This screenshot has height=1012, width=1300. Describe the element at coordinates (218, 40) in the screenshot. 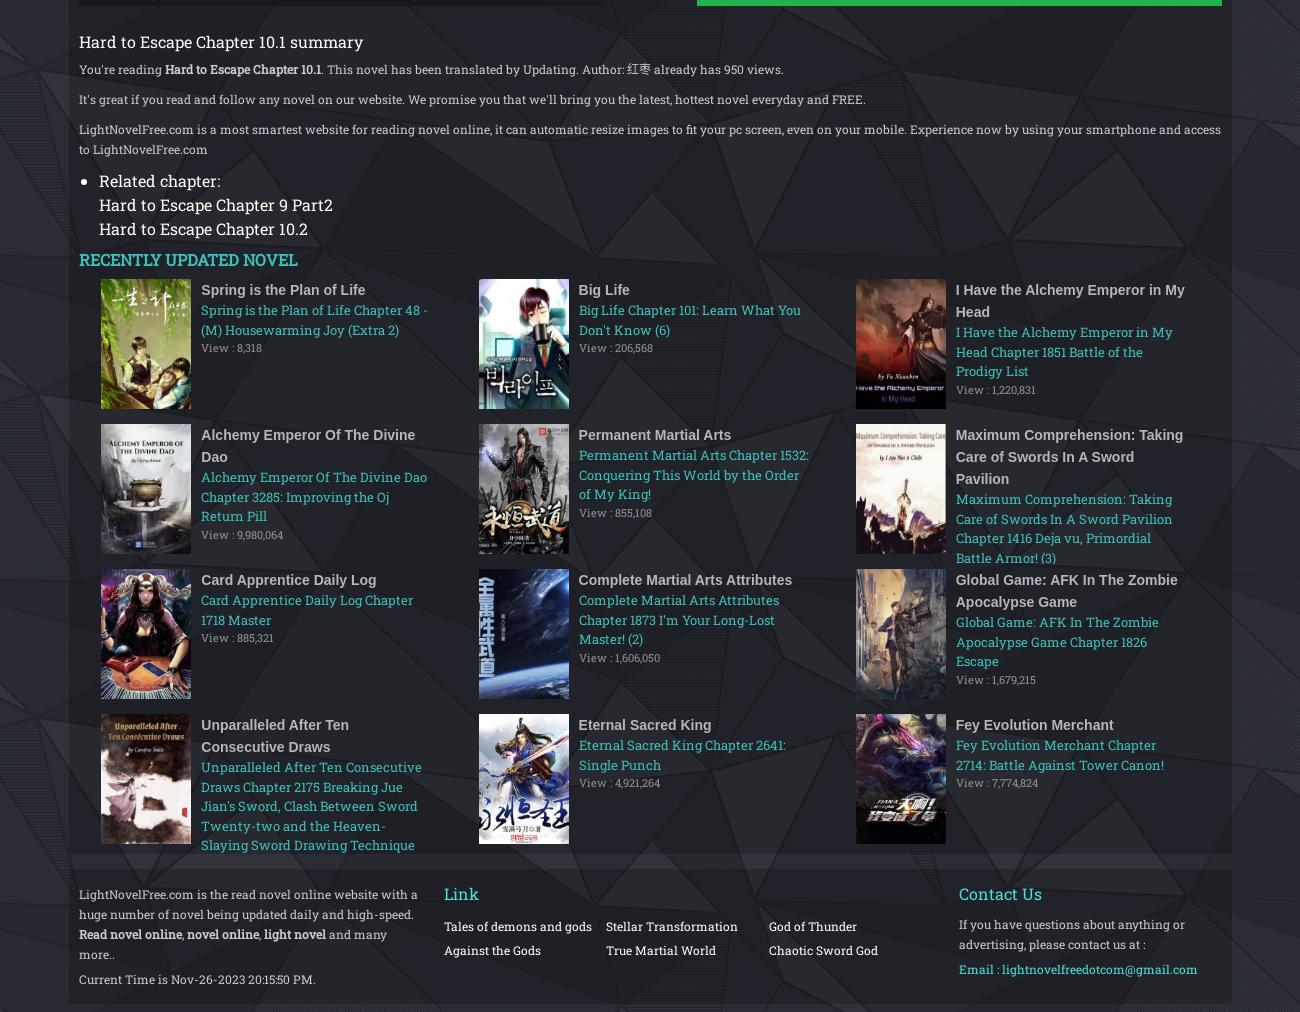

I see `'Hard to Escape Chapter 10.1 summary'` at that location.